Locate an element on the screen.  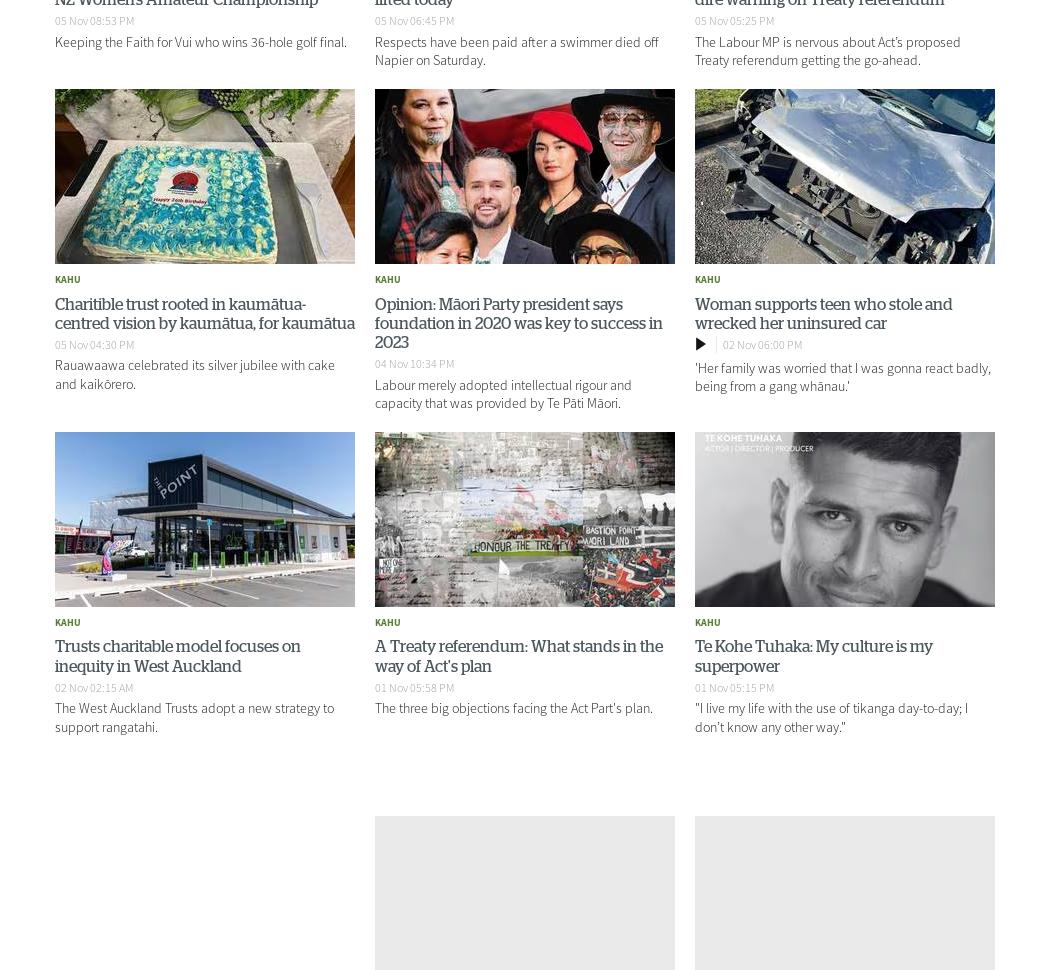
'Charitible trust rooted in kaumātua-centred vision by kaumātua, for kaumātua' is located at coordinates (54, 313).